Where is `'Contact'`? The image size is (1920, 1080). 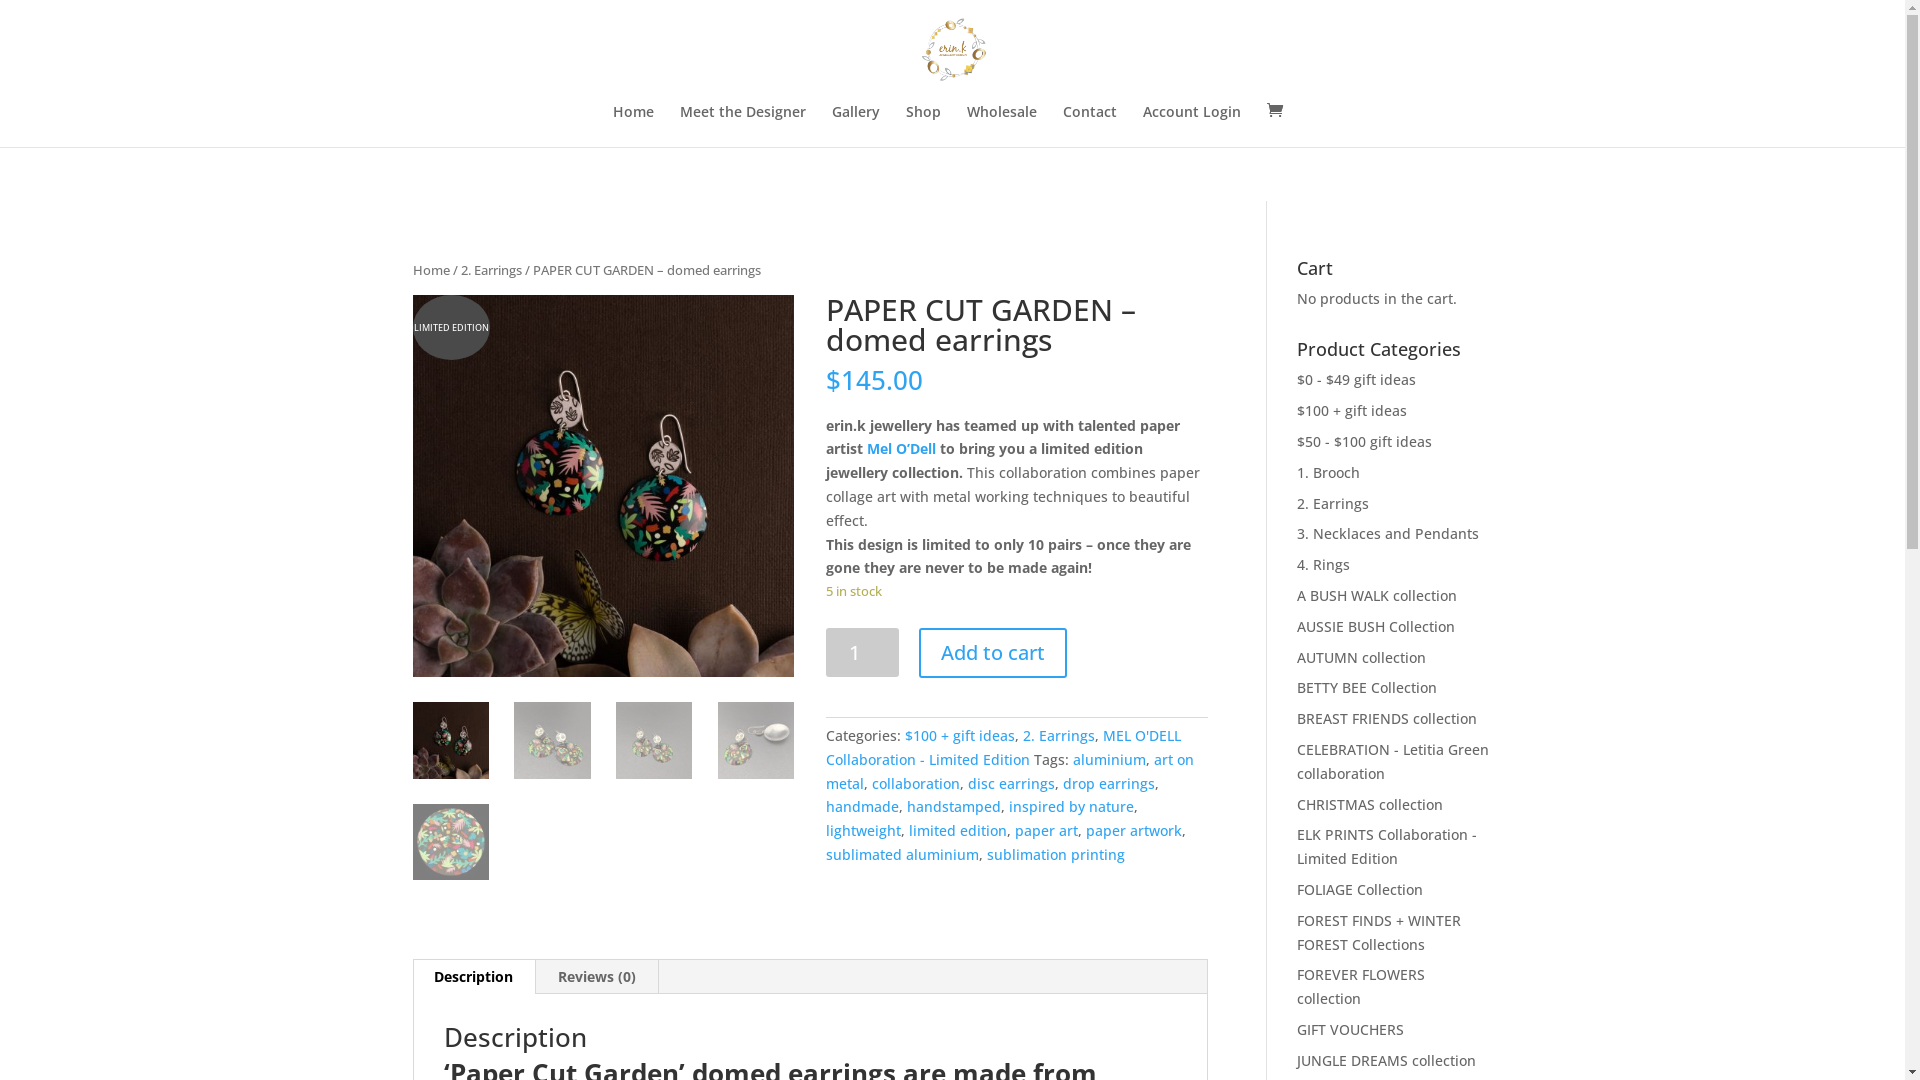 'Contact' is located at coordinates (1088, 126).